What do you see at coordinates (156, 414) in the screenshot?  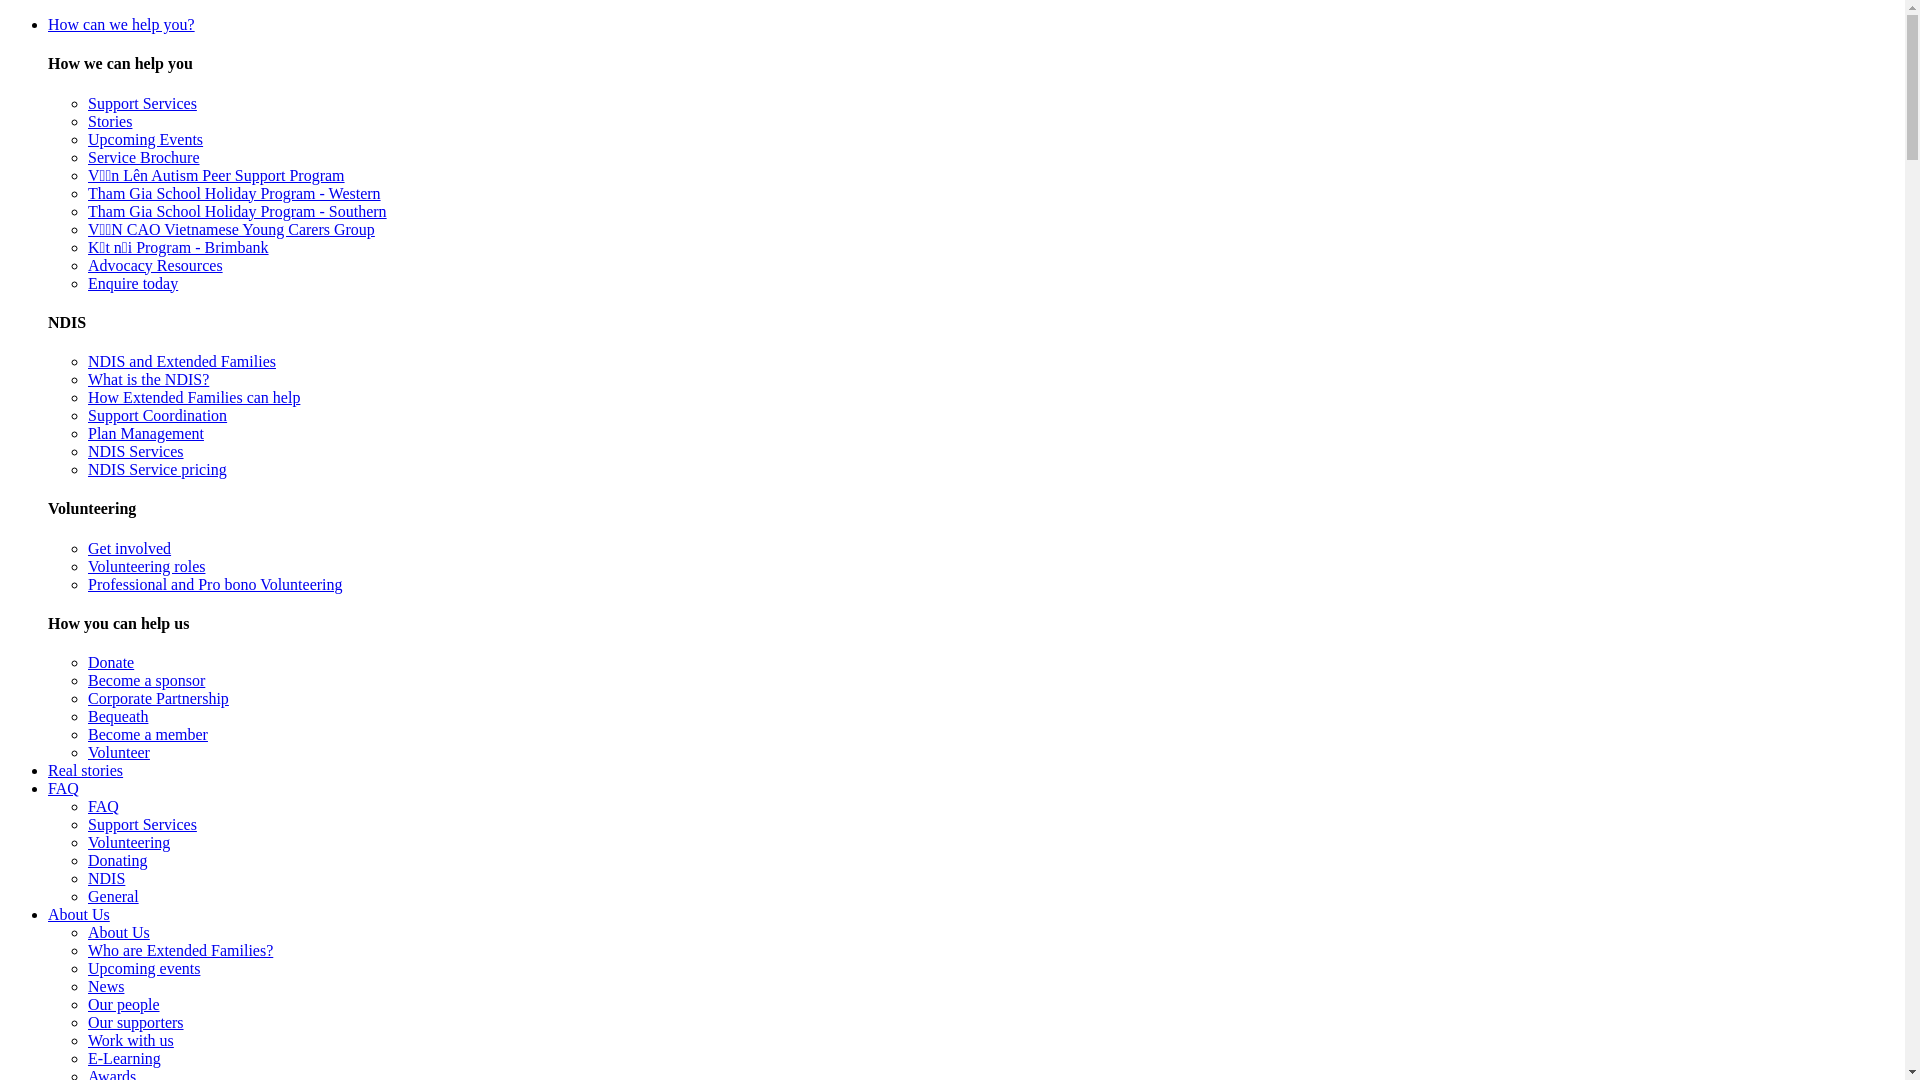 I see `'Support Coordination'` at bounding box center [156, 414].